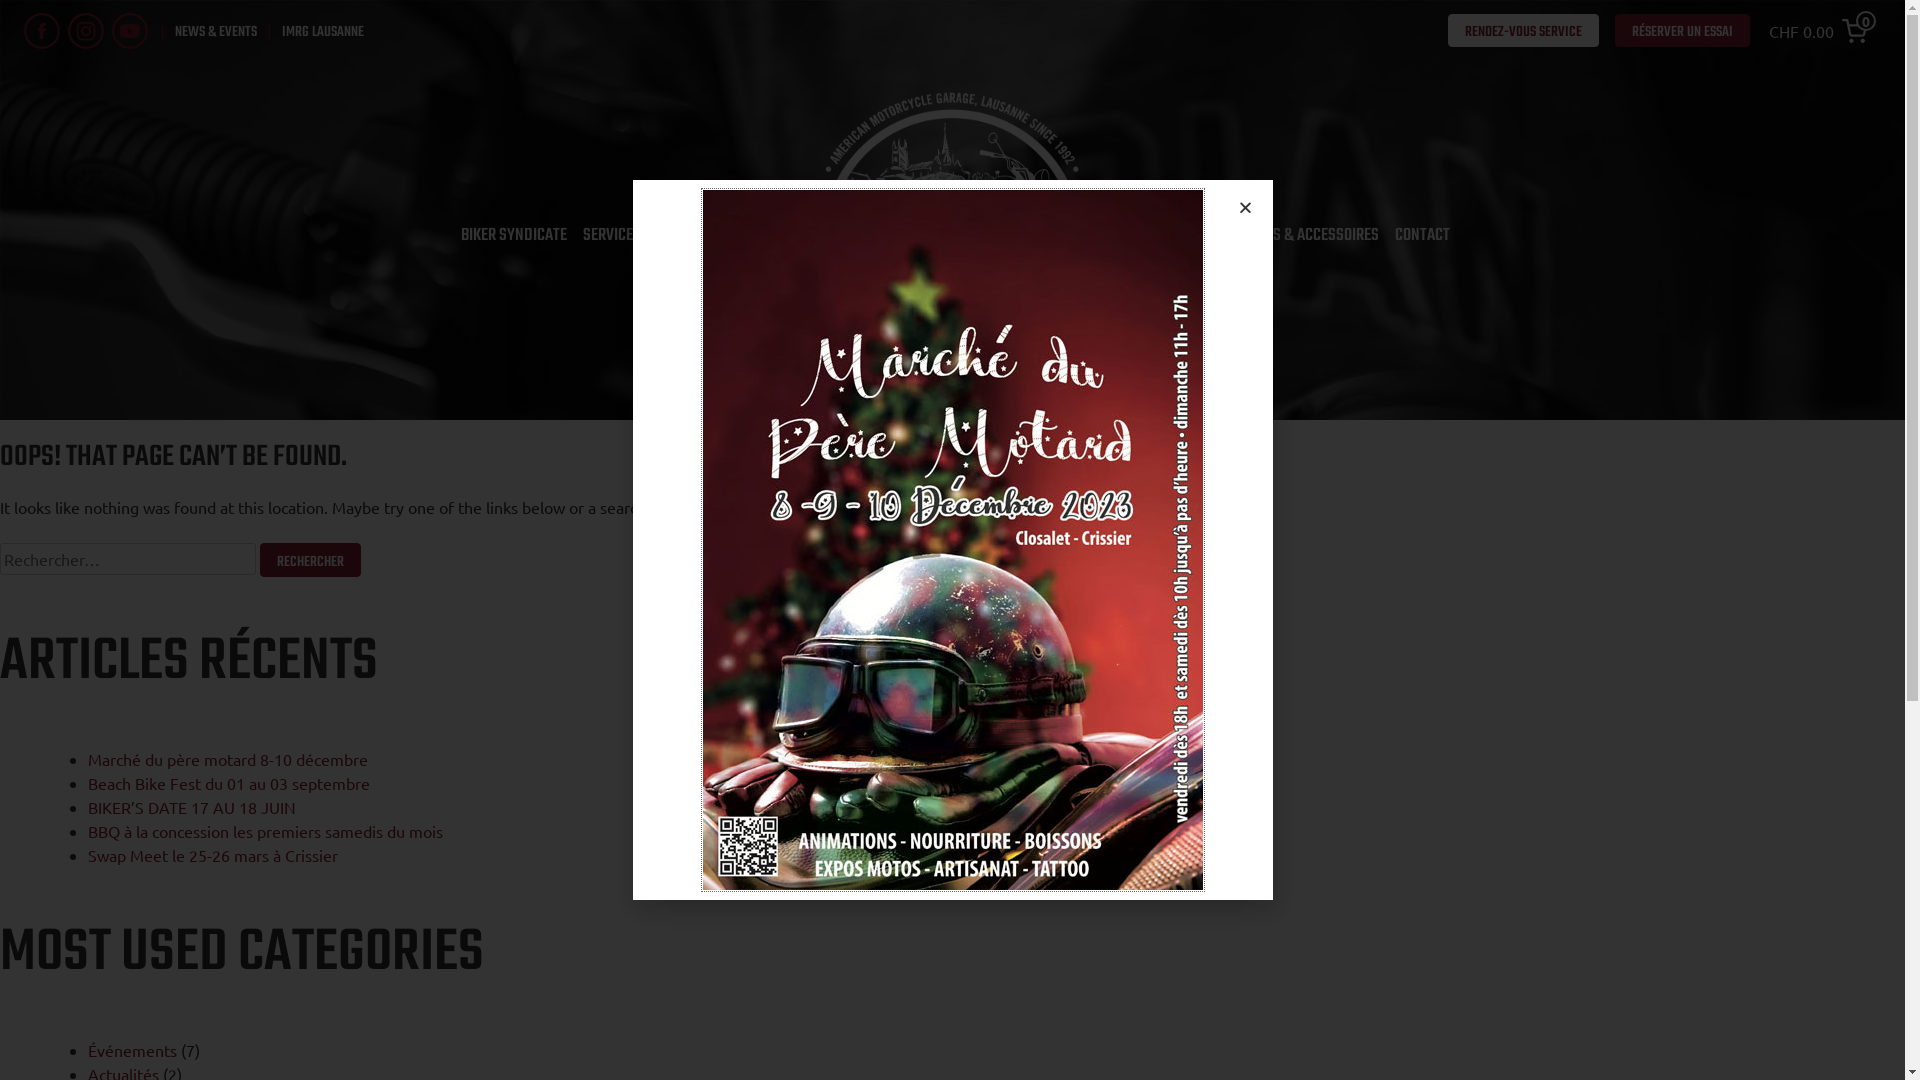 The height and width of the screenshot is (1080, 1920). What do you see at coordinates (128, 30) in the screenshot?
I see `'youtube'` at bounding box center [128, 30].